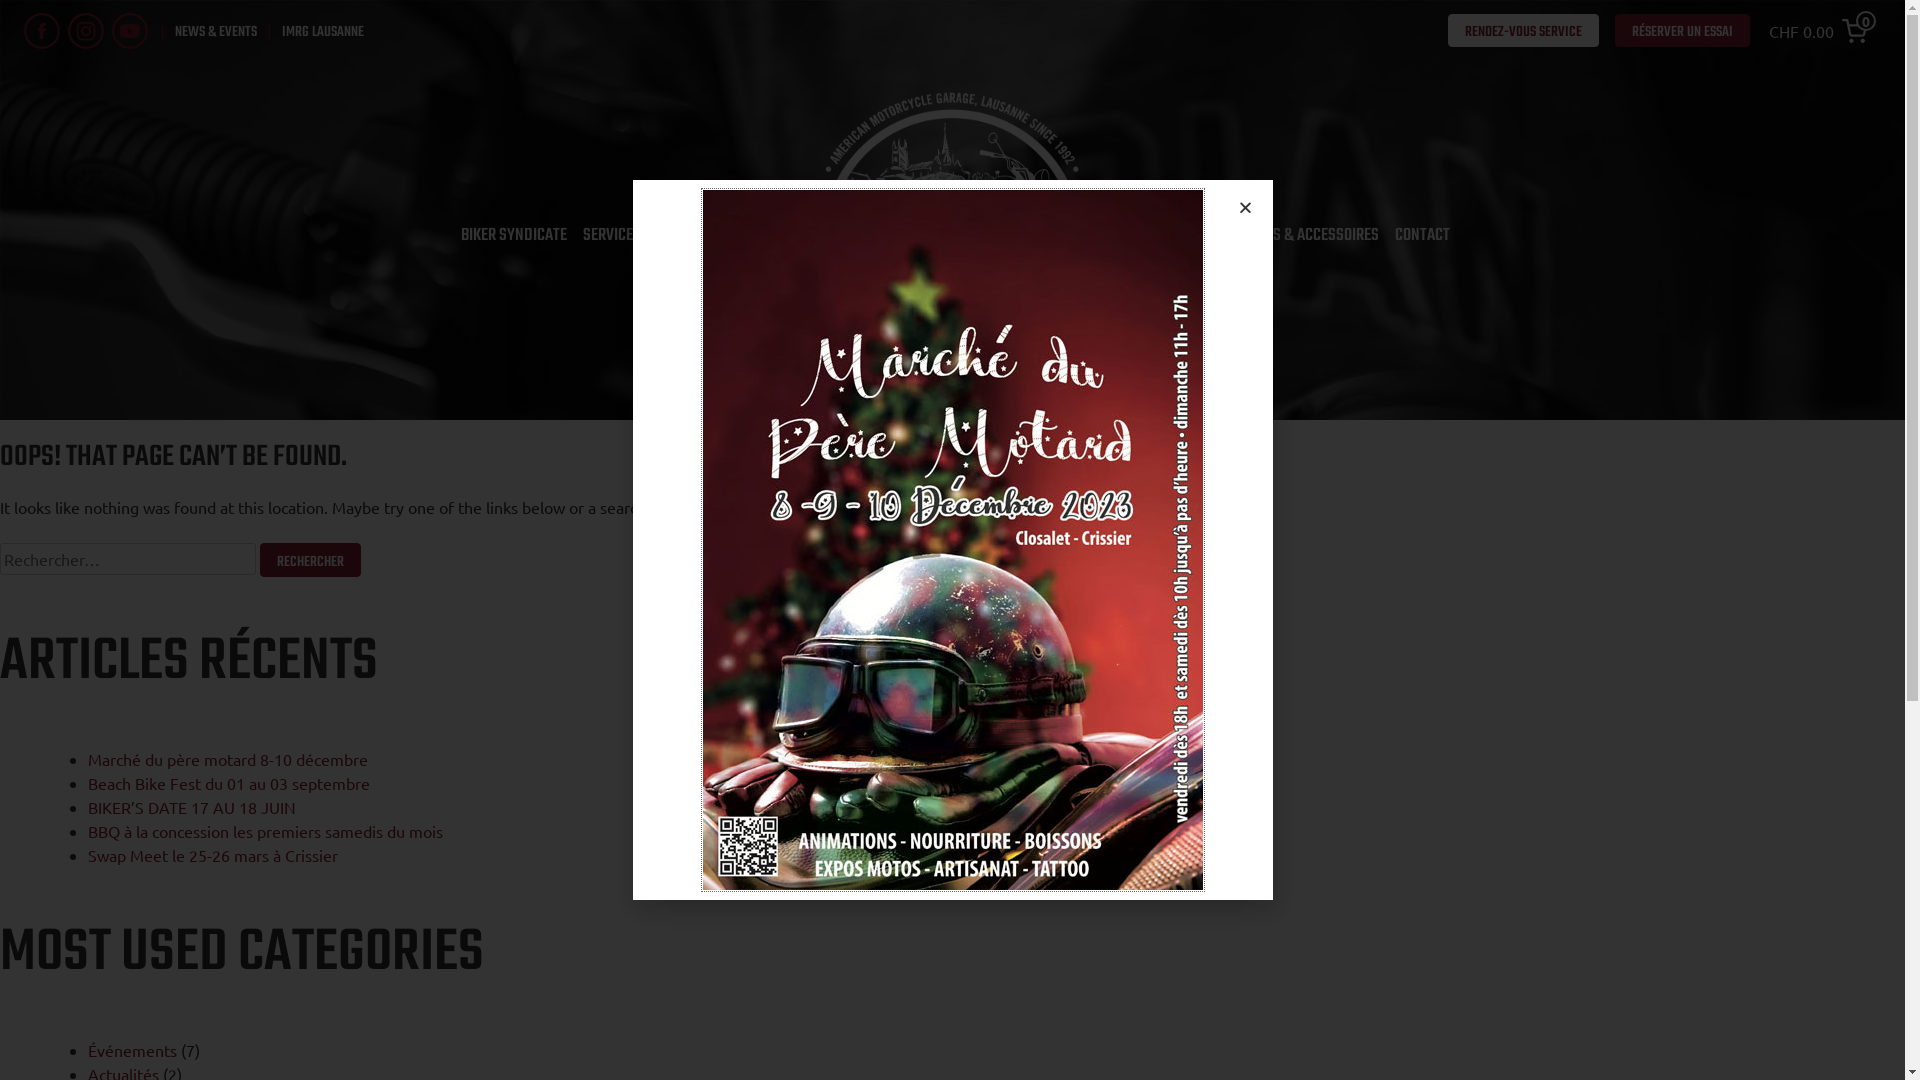 The height and width of the screenshot is (1080, 1920). What do you see at coordinates (128, 30) in the screenshot?
I see `'youtube'` at bounding box center [128, 30].